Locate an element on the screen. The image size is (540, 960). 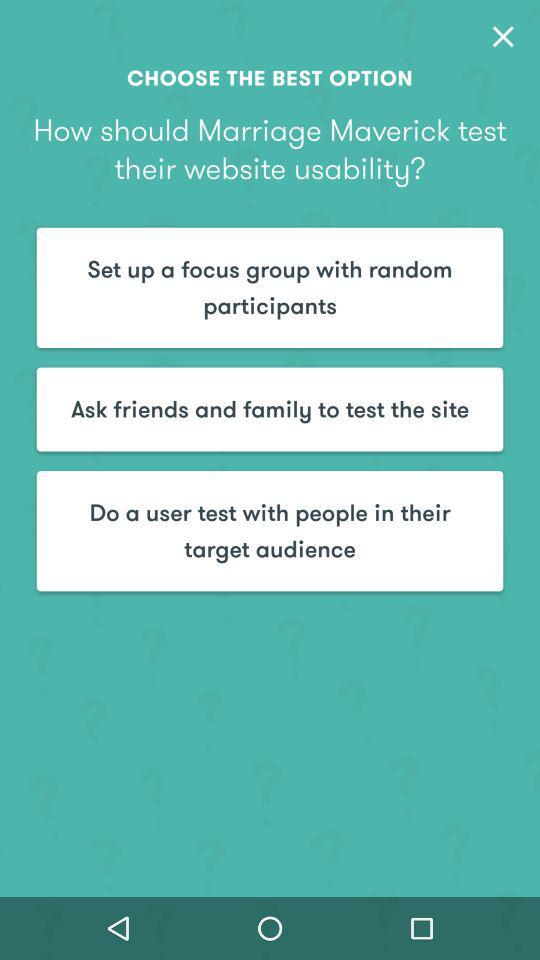
icon next to choose the best icon is located at coordinates (502, 35).